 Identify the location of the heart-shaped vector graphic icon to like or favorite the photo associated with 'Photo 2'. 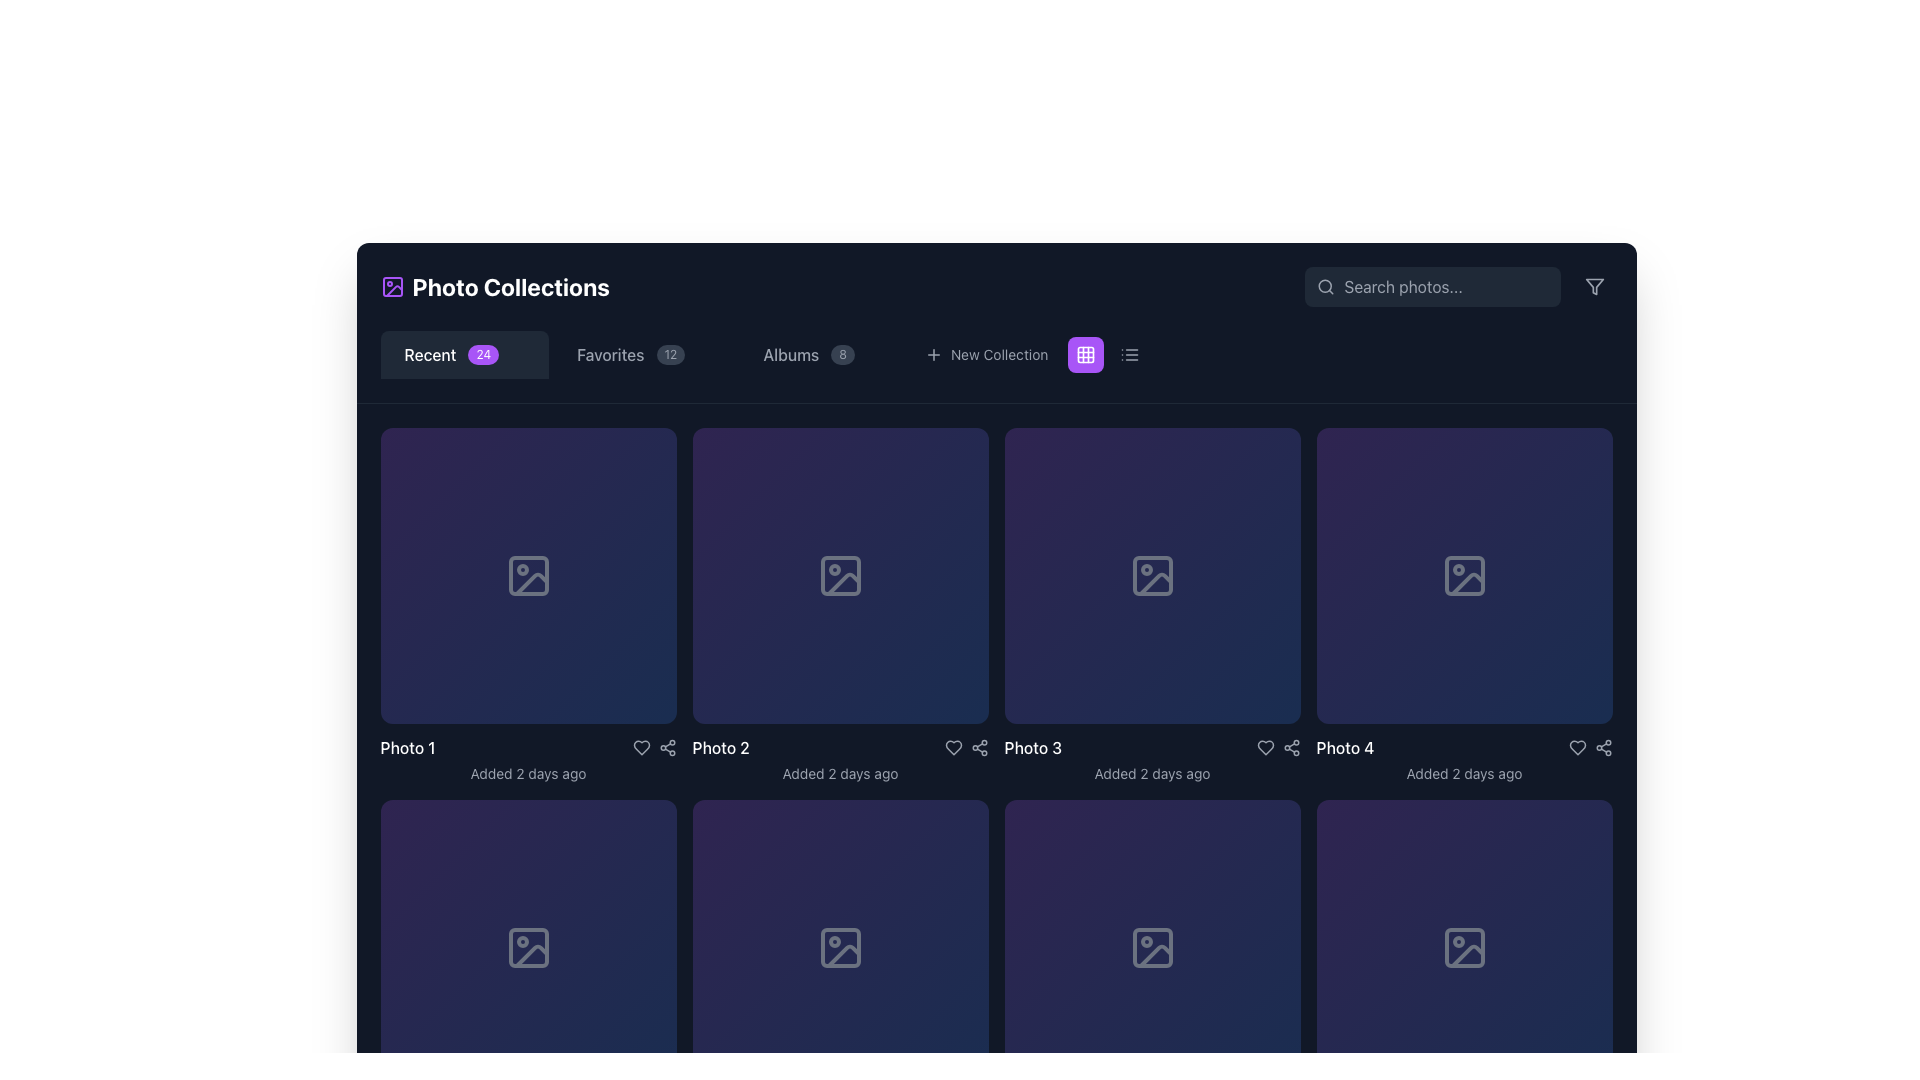
(641, 748).